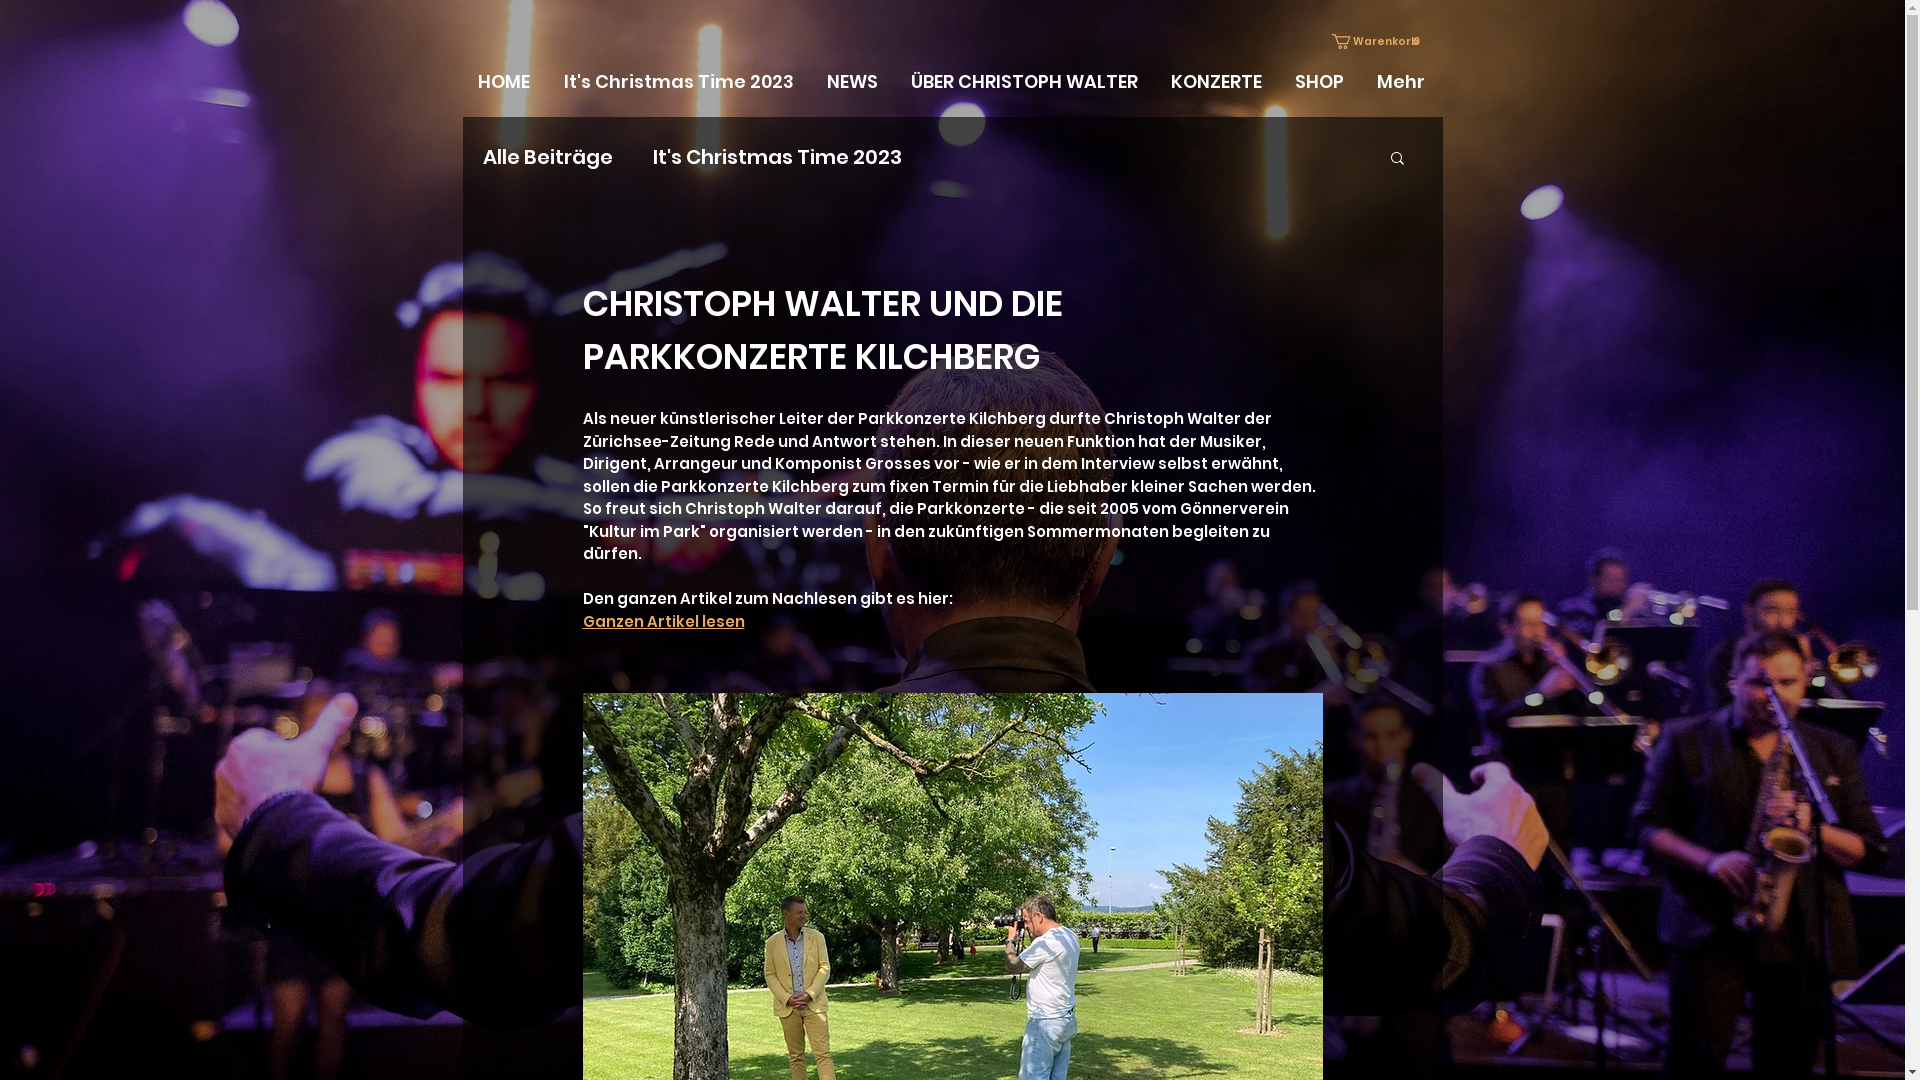 The height and width of the screenshot is (1080, 1920). Describe the element at coordinates (504, 80) in the screenshot. I see `'HOME'` at that location.